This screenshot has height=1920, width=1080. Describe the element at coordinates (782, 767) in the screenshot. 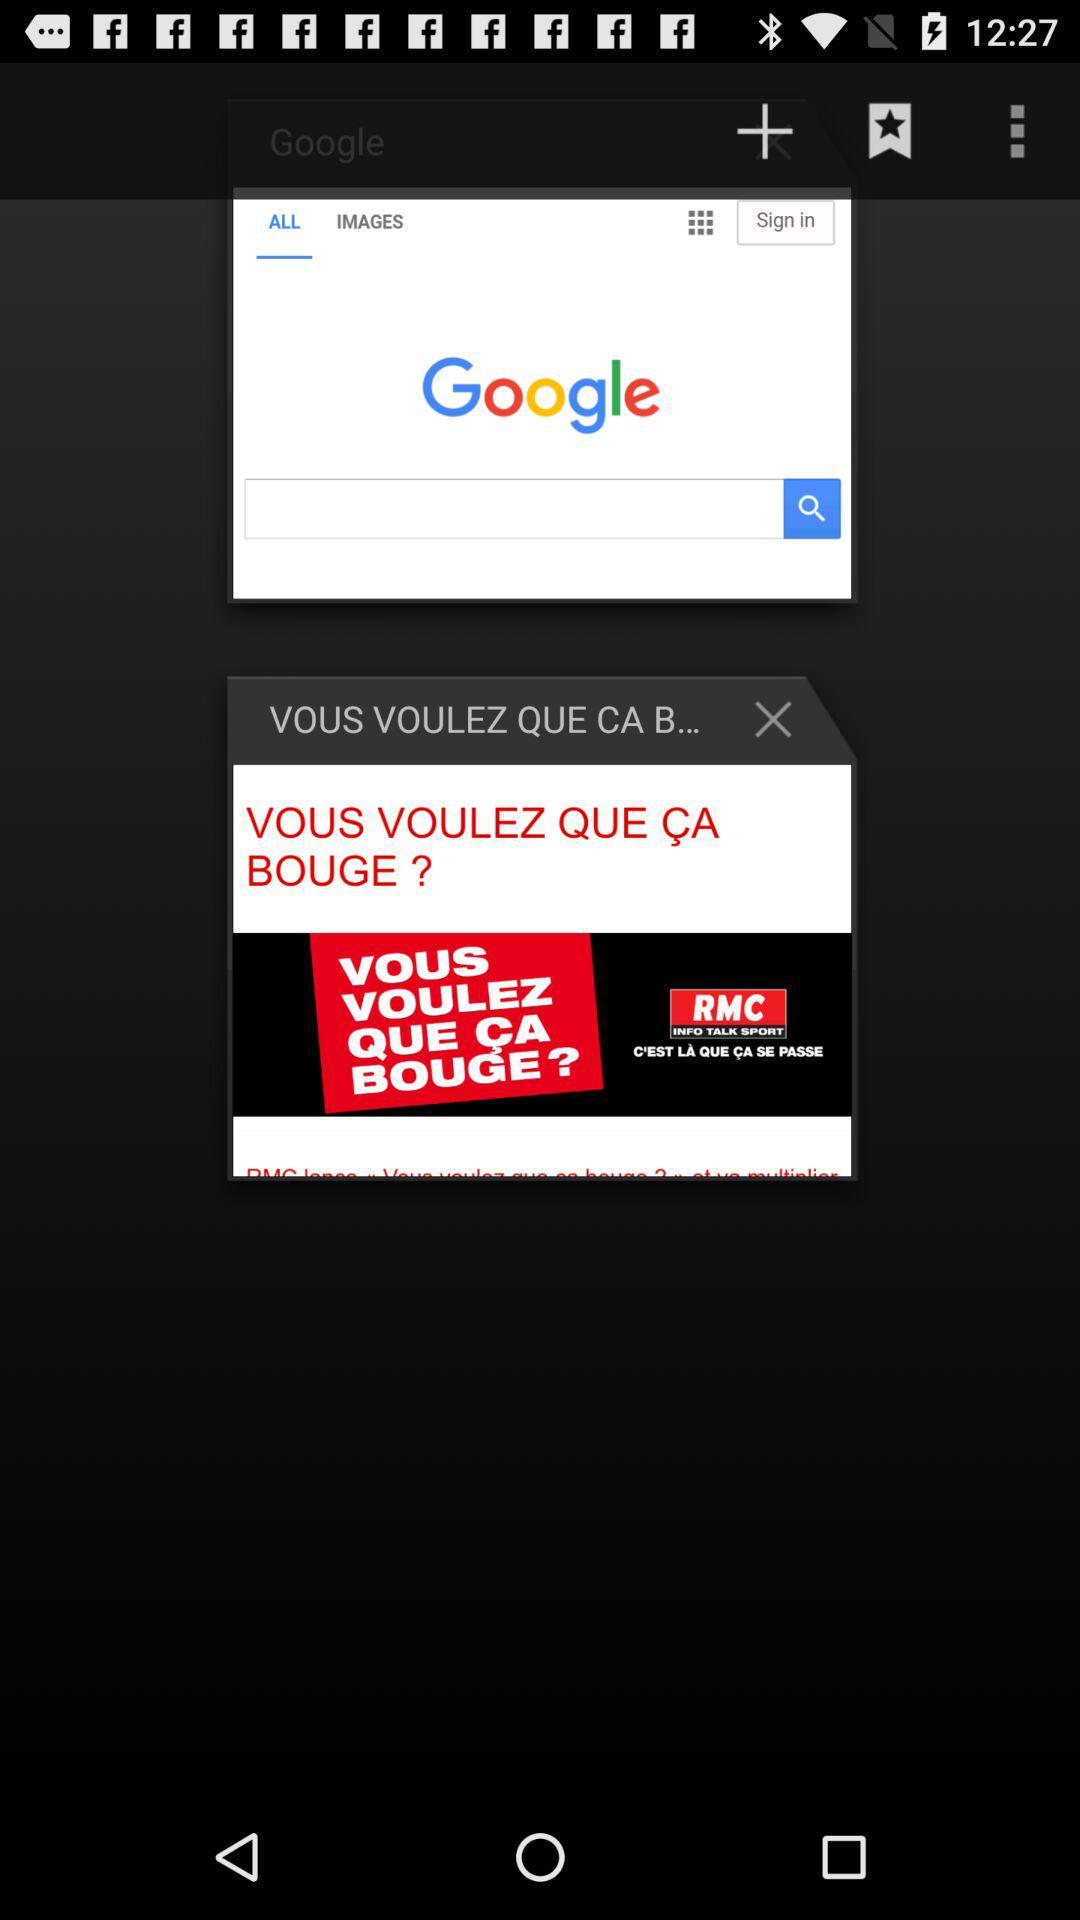

I see `the close icon` at that location.